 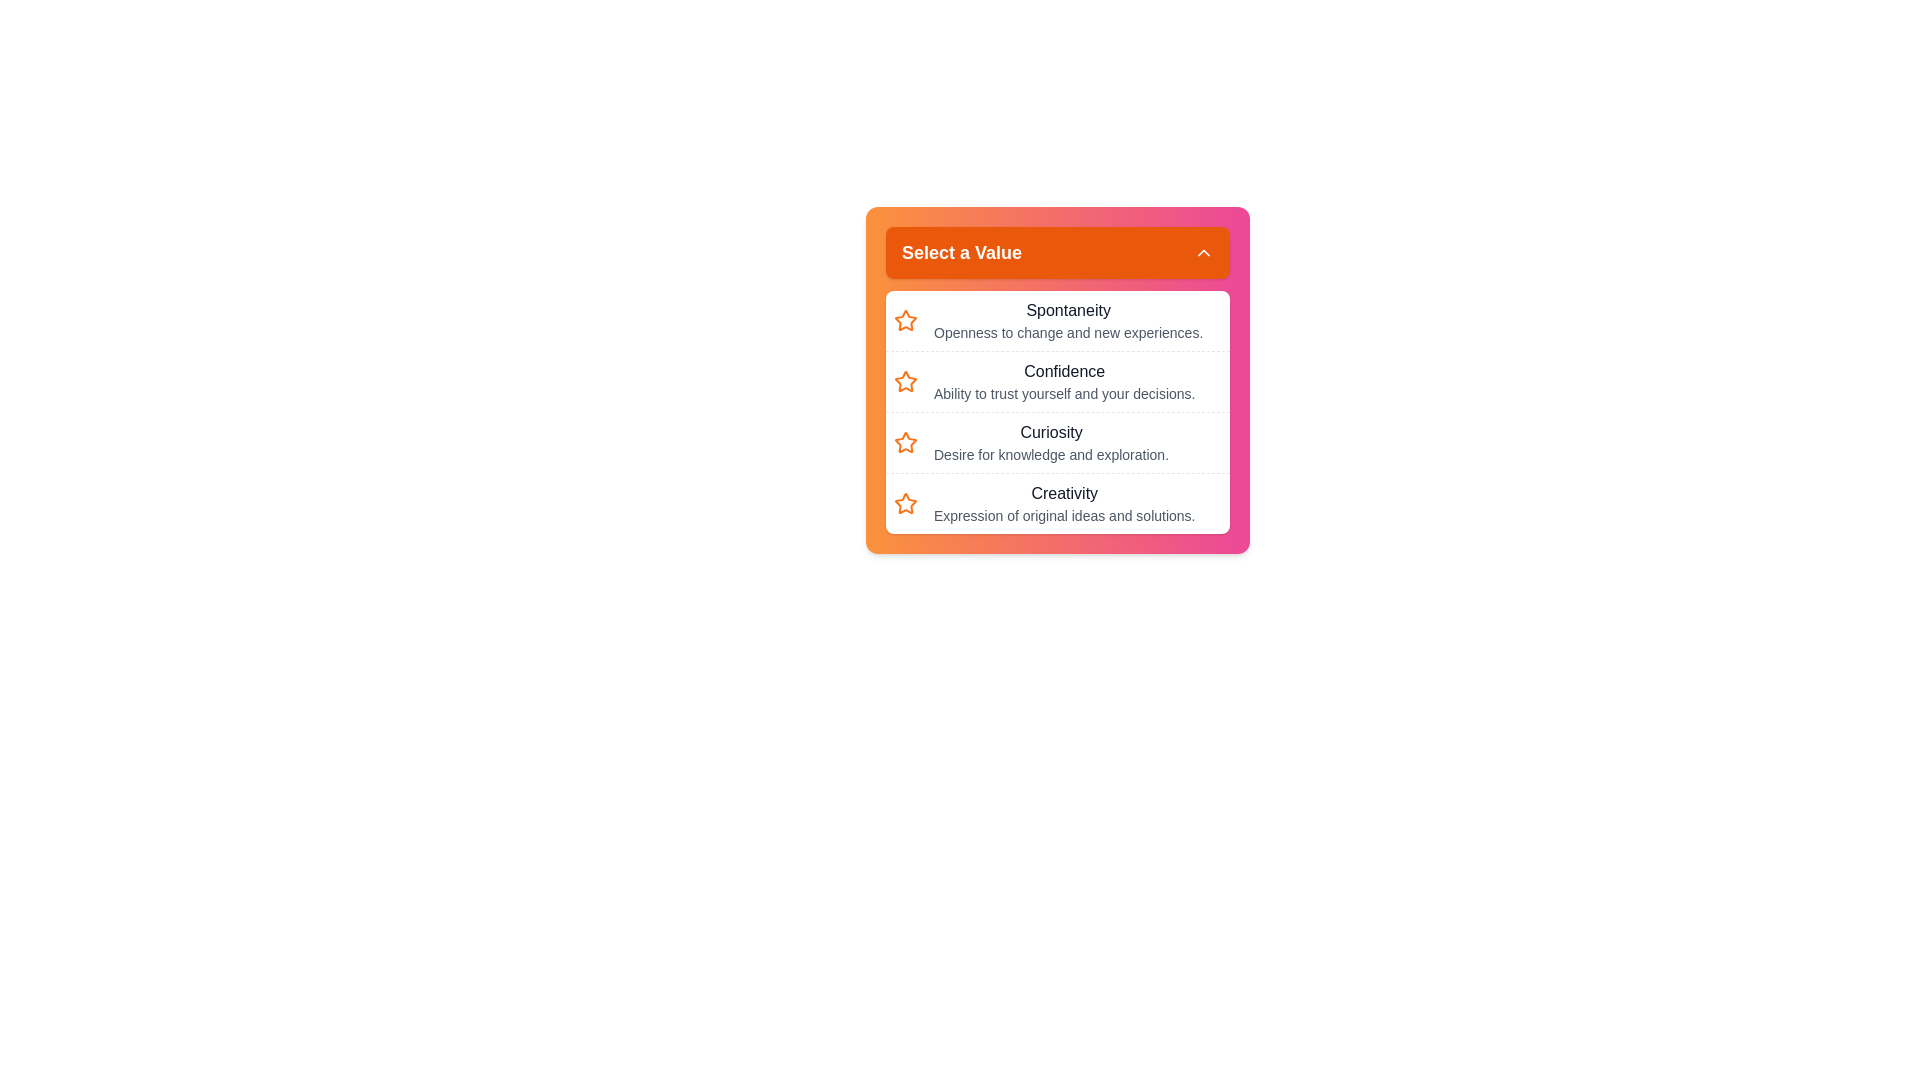 What do you see at coordinates (905, 319) in the screenshot?
I see `the first star icon in the dropdown menu under the 'Select a Value' header, which is associated with the 'Spontaneity' option` at bounding box center [905, 319].